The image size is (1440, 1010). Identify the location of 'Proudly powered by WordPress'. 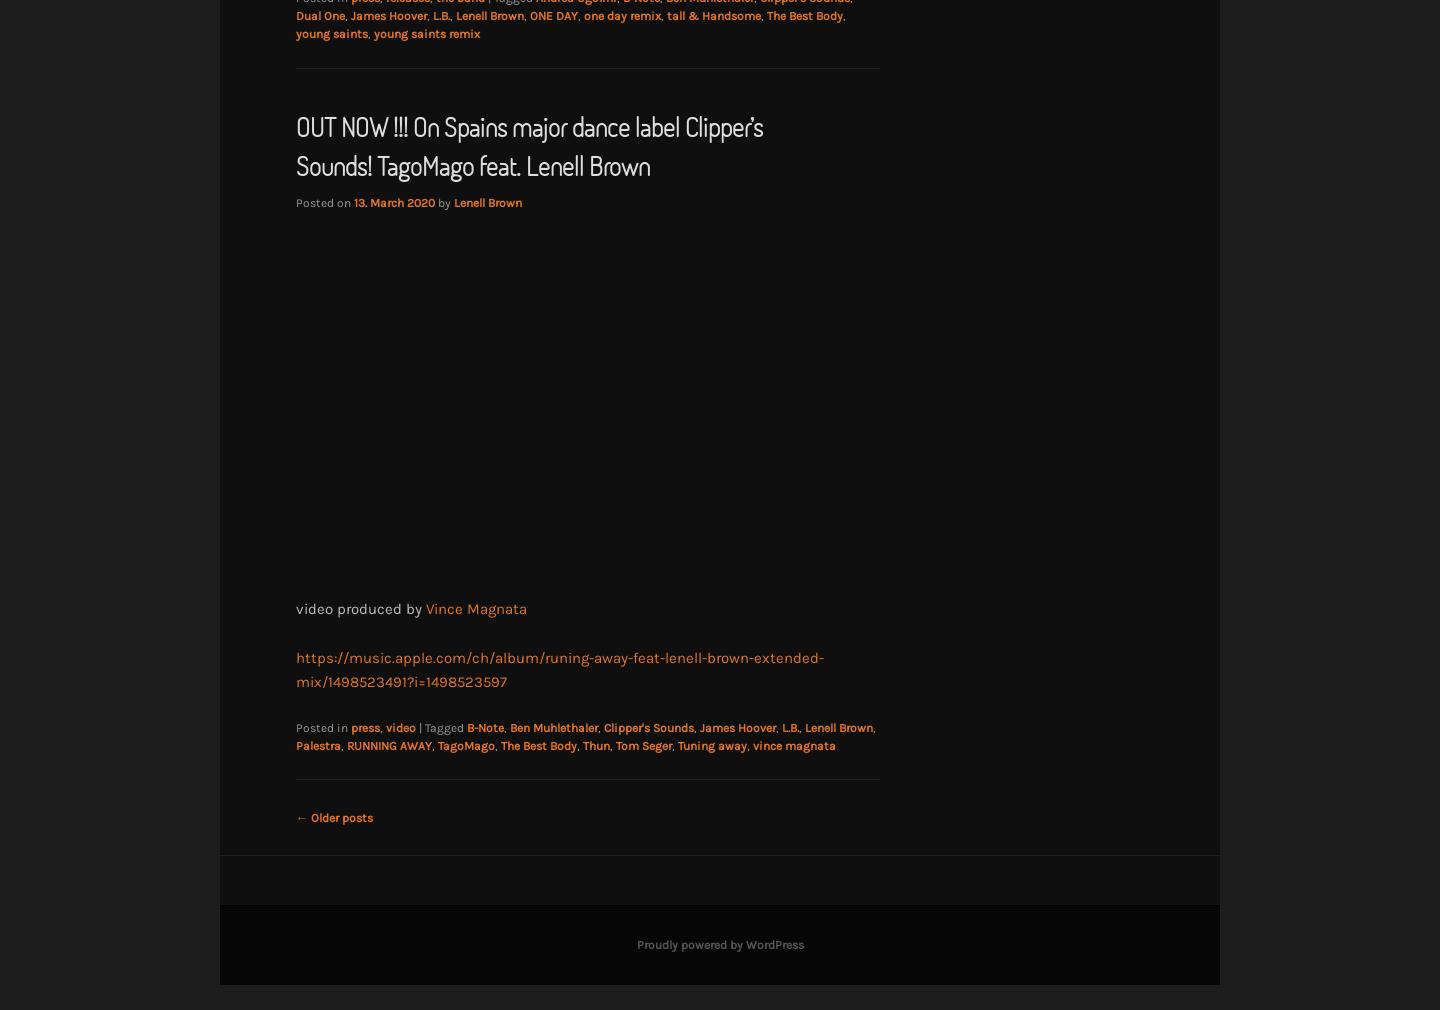
(719, 944).